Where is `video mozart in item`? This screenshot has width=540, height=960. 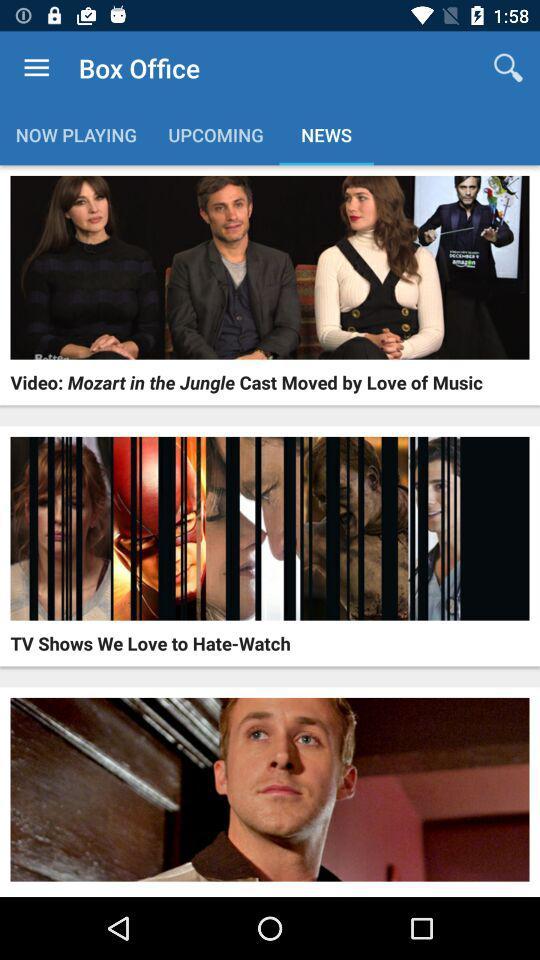
video mozart in item is located at coordinates (246, 381).